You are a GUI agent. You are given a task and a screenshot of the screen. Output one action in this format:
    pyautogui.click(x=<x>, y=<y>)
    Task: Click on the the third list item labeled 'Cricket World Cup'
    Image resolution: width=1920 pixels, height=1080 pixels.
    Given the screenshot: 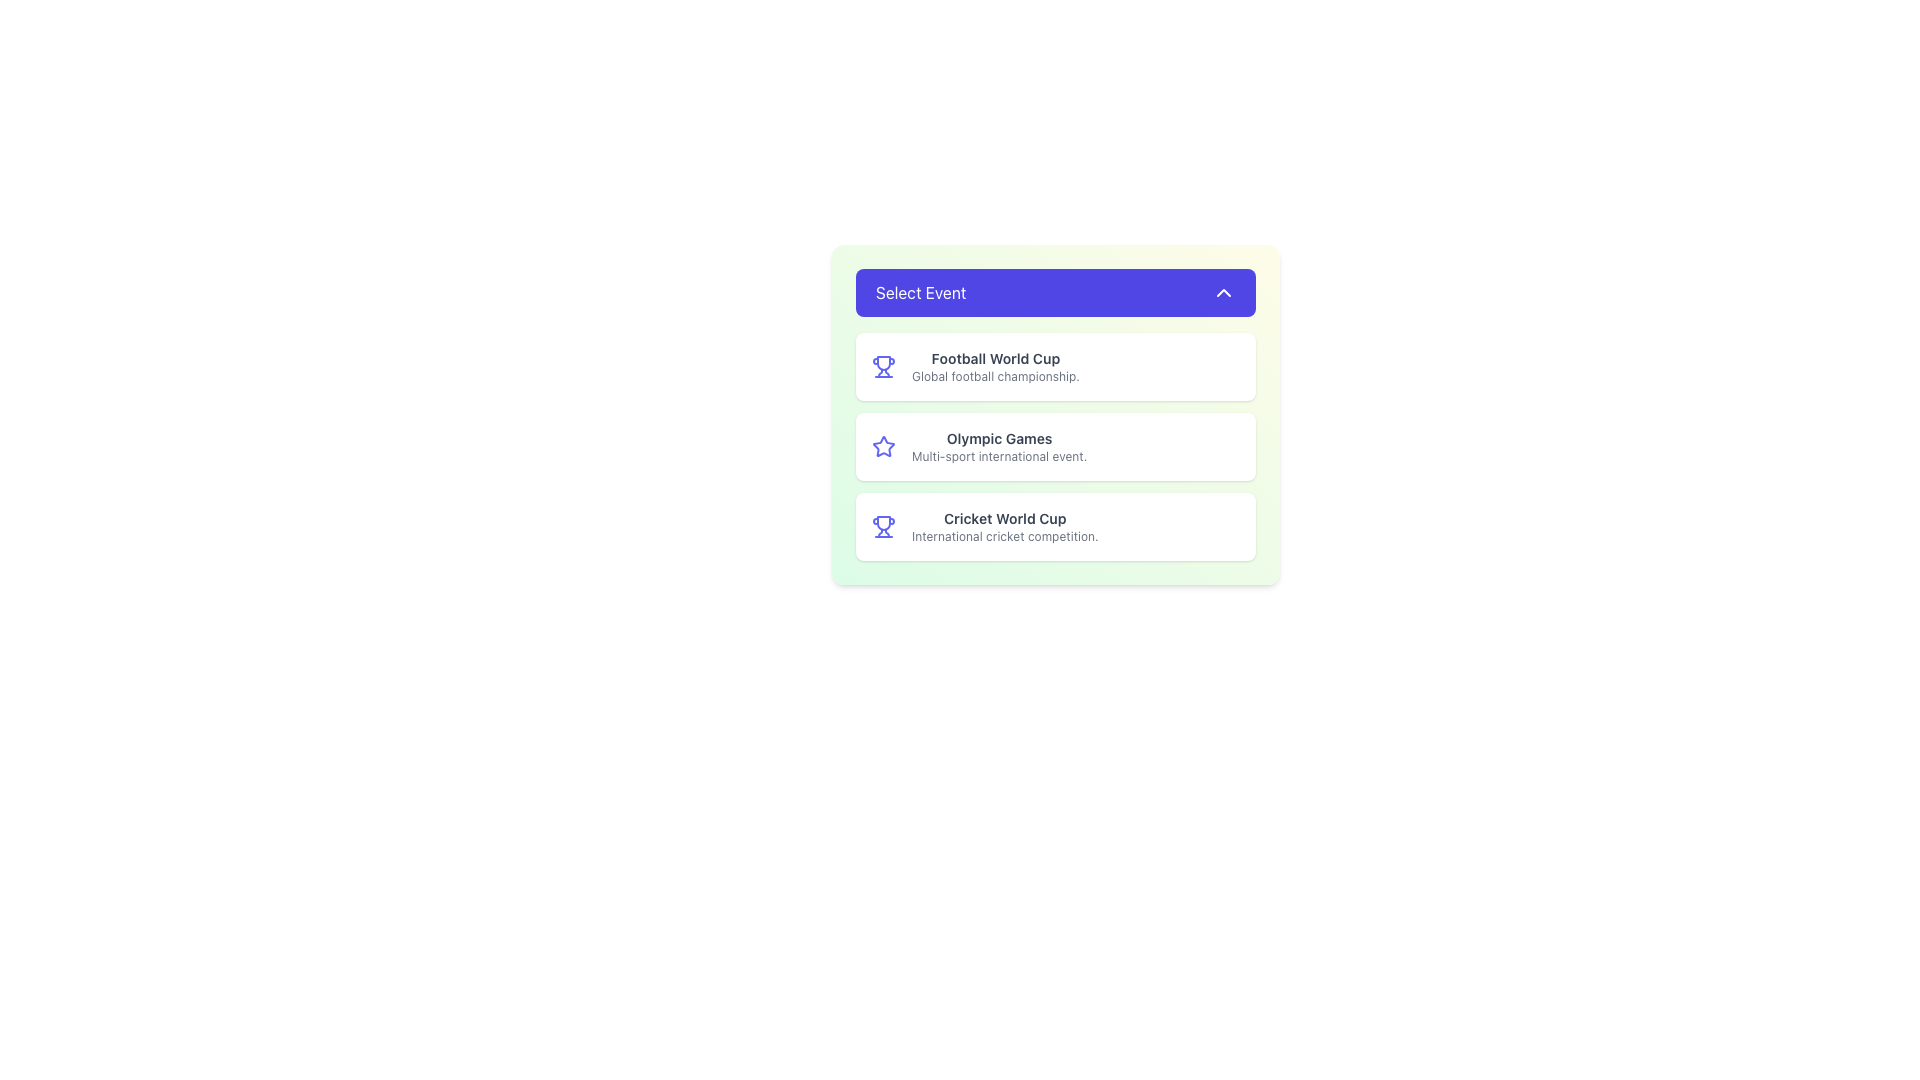 What is the action you would take?
    pyautogui.click(x=1004, y=526)
    